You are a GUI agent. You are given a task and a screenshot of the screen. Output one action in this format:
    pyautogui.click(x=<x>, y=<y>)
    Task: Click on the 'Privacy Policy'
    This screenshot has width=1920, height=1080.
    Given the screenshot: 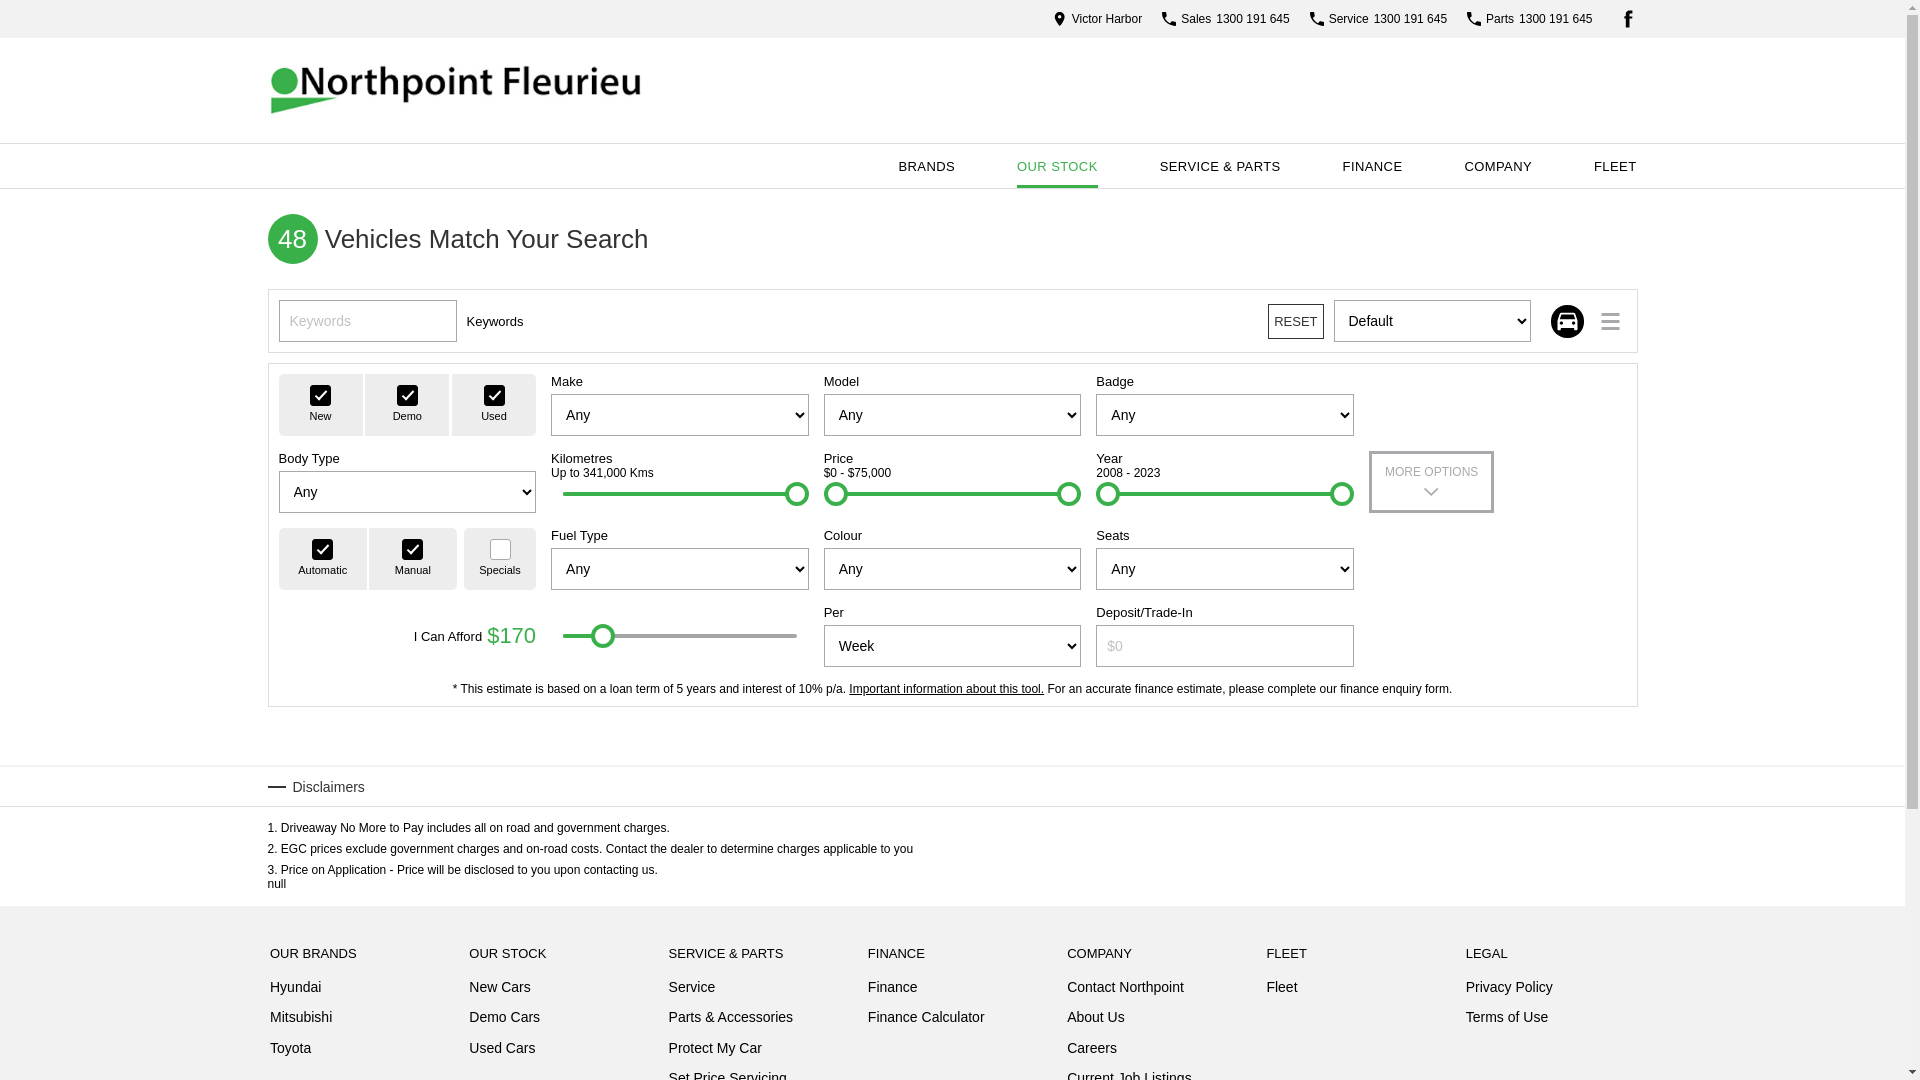 What is the action you would take?
    pyautogui.click(x=1465, y=991)
    